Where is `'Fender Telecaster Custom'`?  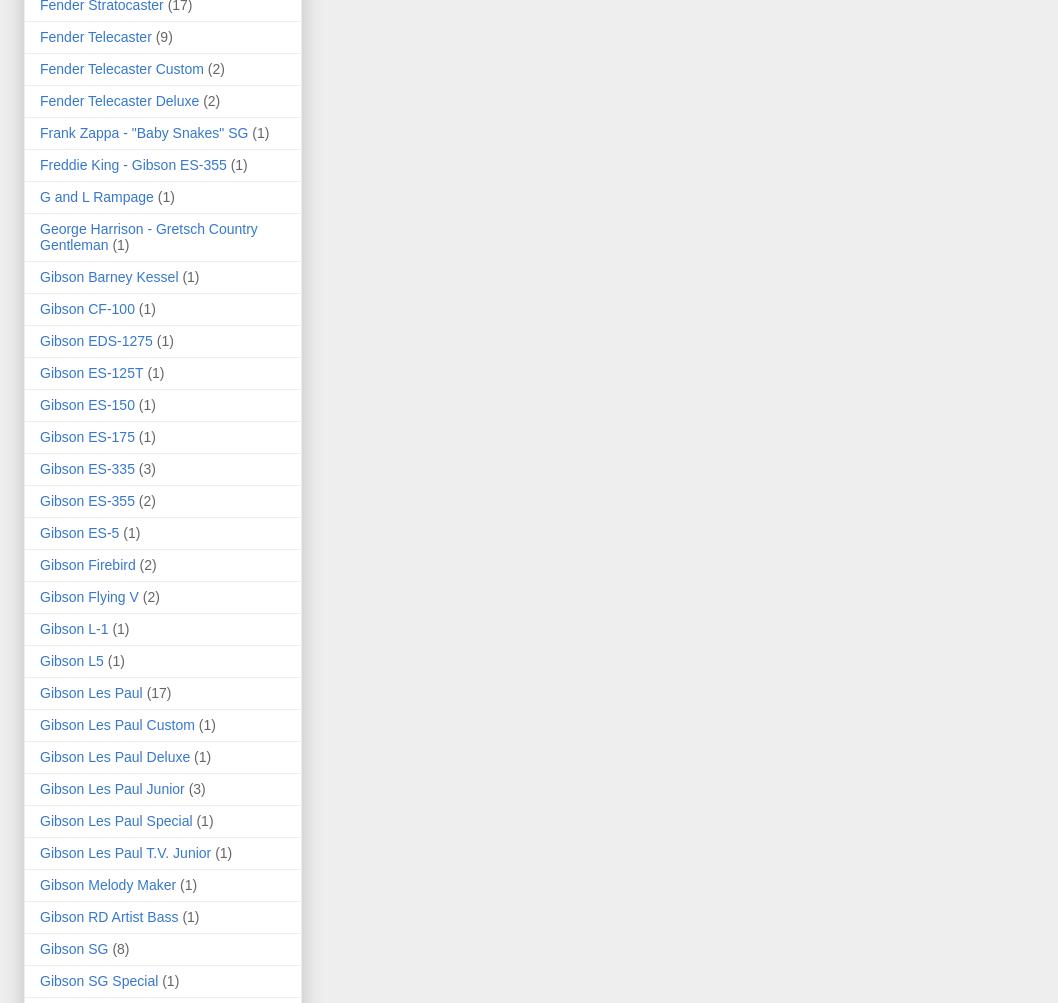
'Fender Telecaster Custom' is located at coordinates (120, 68).